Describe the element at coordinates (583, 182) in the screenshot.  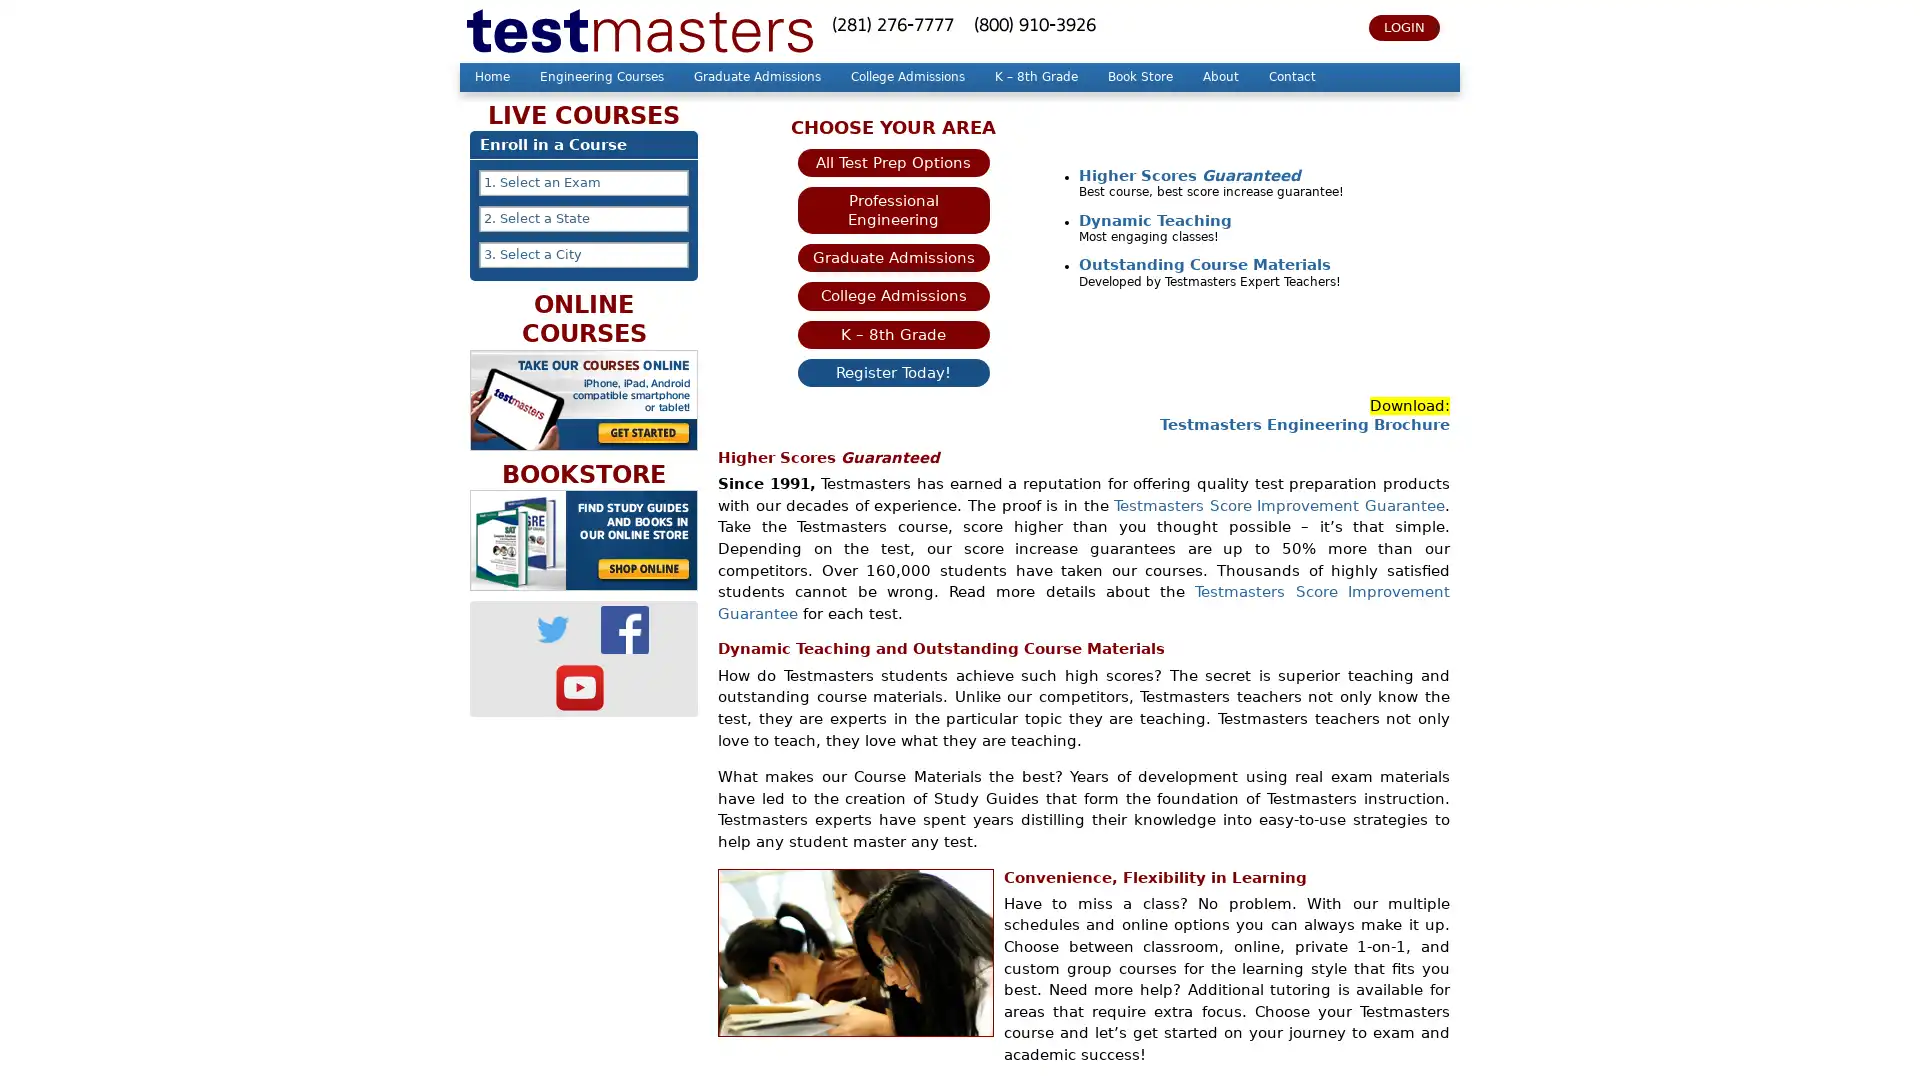
I see `1. Select an Exam` at that location.